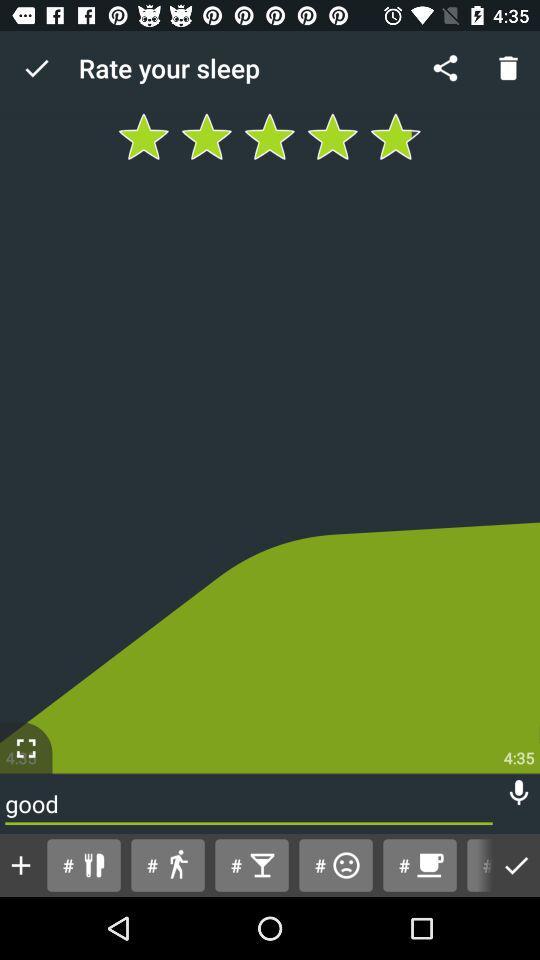 The image size is (540, 960). What do you see at coordinates (25, 747) in the screenshot?
I see `zoom in` at bounding box center [25, 747].